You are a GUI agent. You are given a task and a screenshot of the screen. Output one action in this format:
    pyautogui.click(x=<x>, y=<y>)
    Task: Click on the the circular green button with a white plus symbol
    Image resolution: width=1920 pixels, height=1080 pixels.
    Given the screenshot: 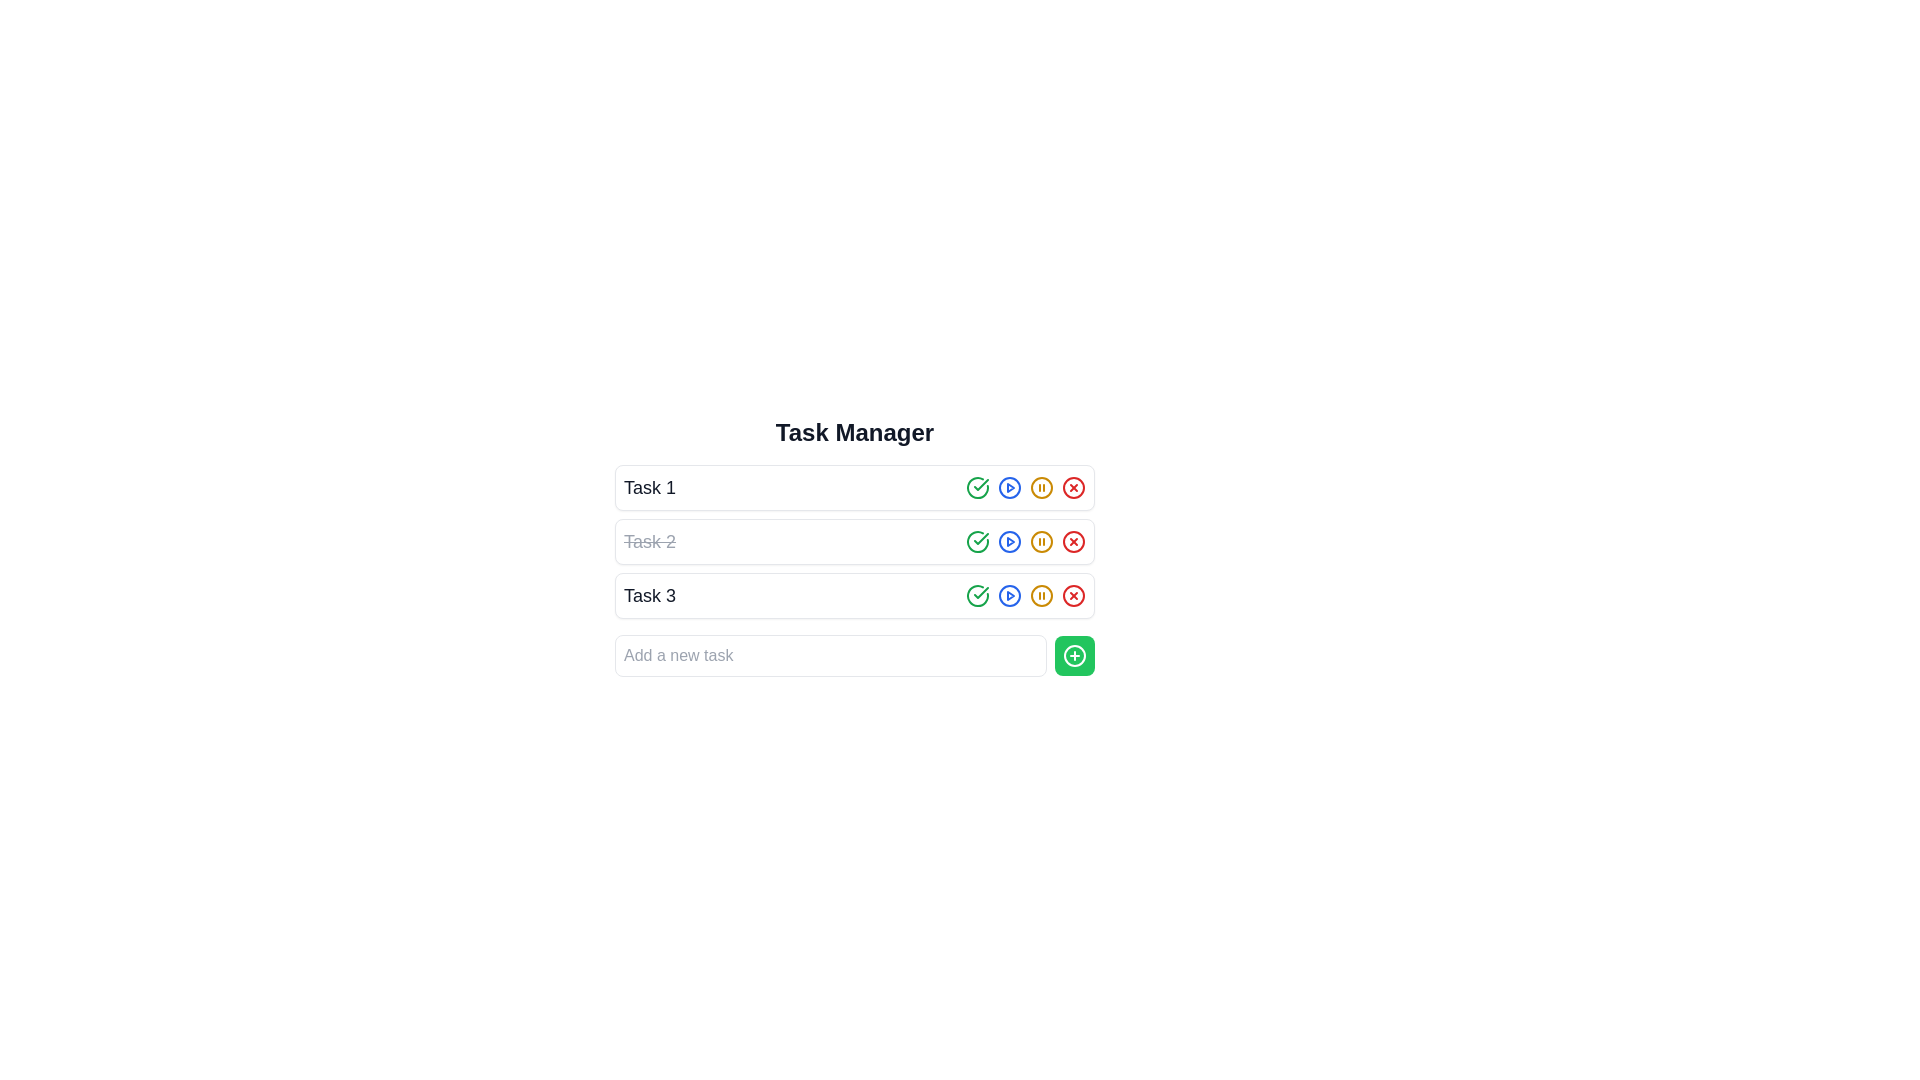 What is the action you would take?
    pyautogui.click(x=1074, y=655)
    